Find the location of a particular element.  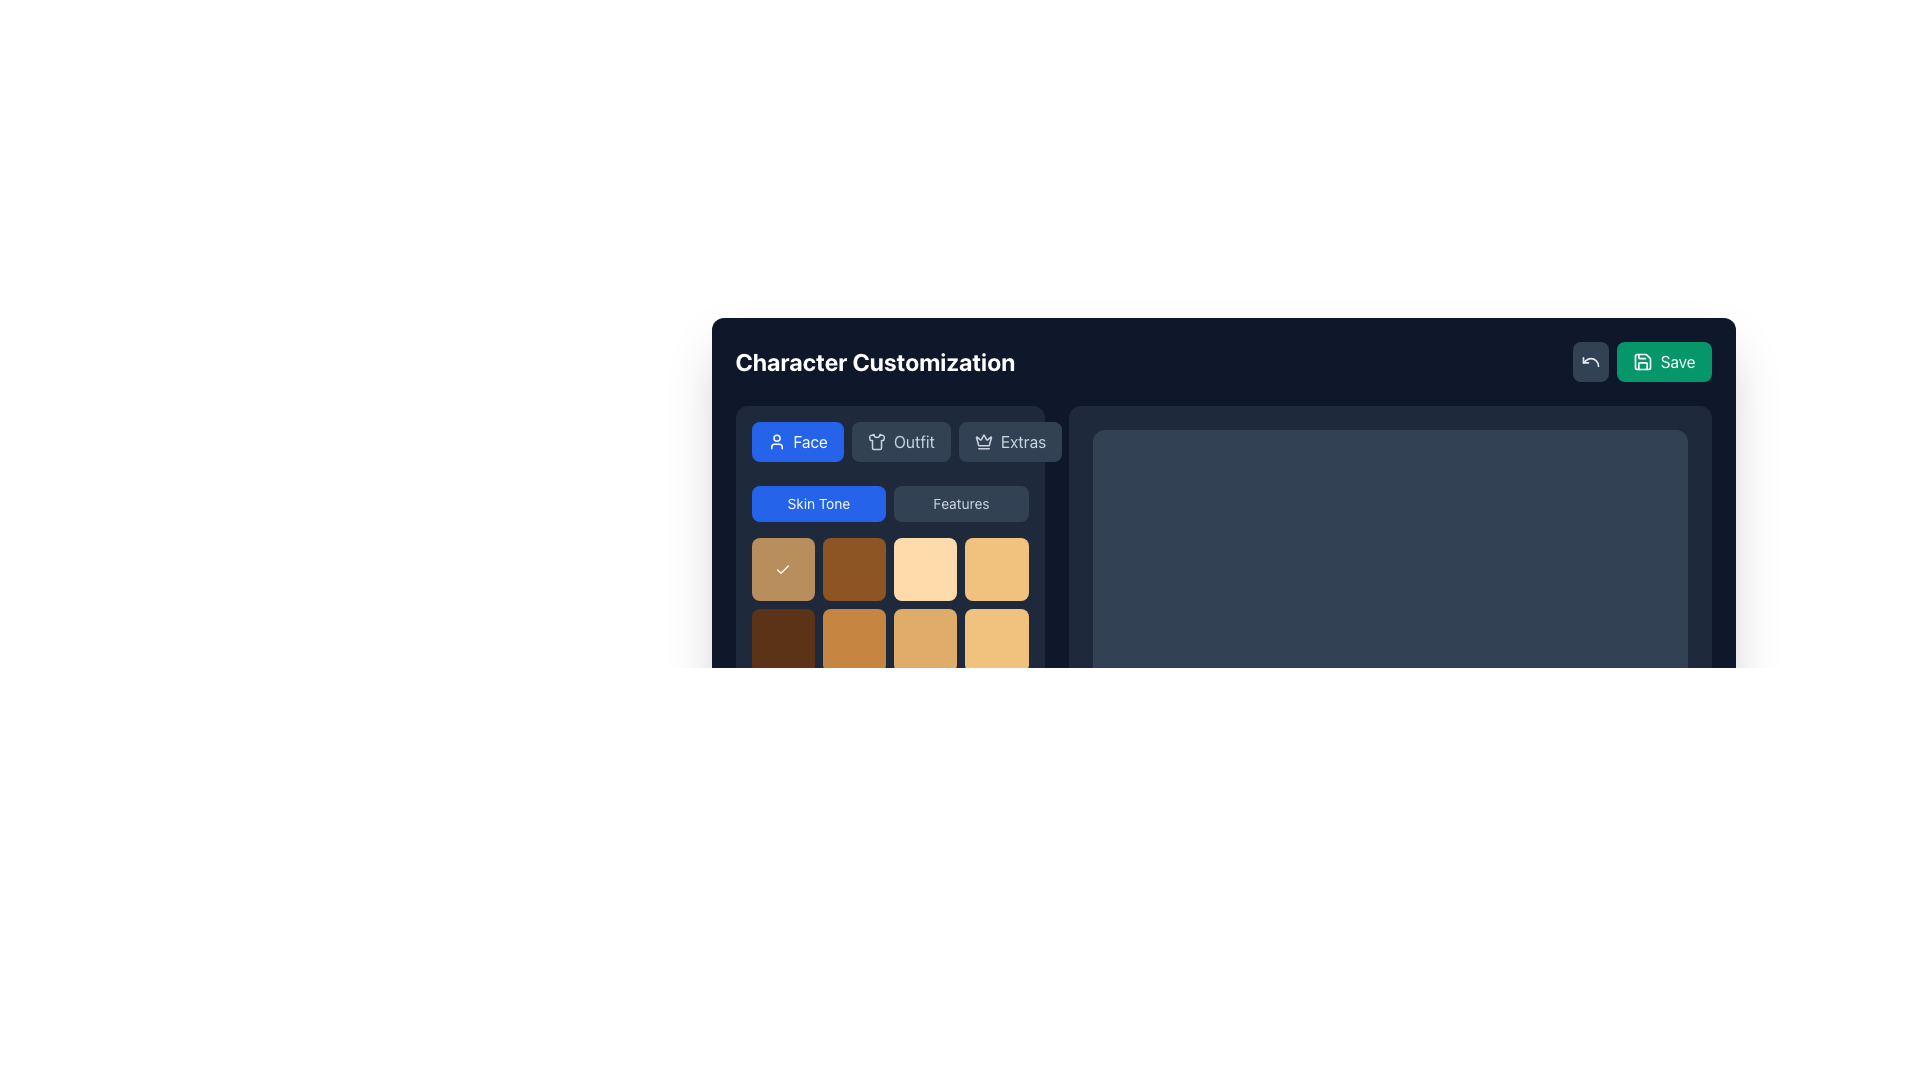

the 'Face' button in the character customization interface is located at coordinates (796, 441).